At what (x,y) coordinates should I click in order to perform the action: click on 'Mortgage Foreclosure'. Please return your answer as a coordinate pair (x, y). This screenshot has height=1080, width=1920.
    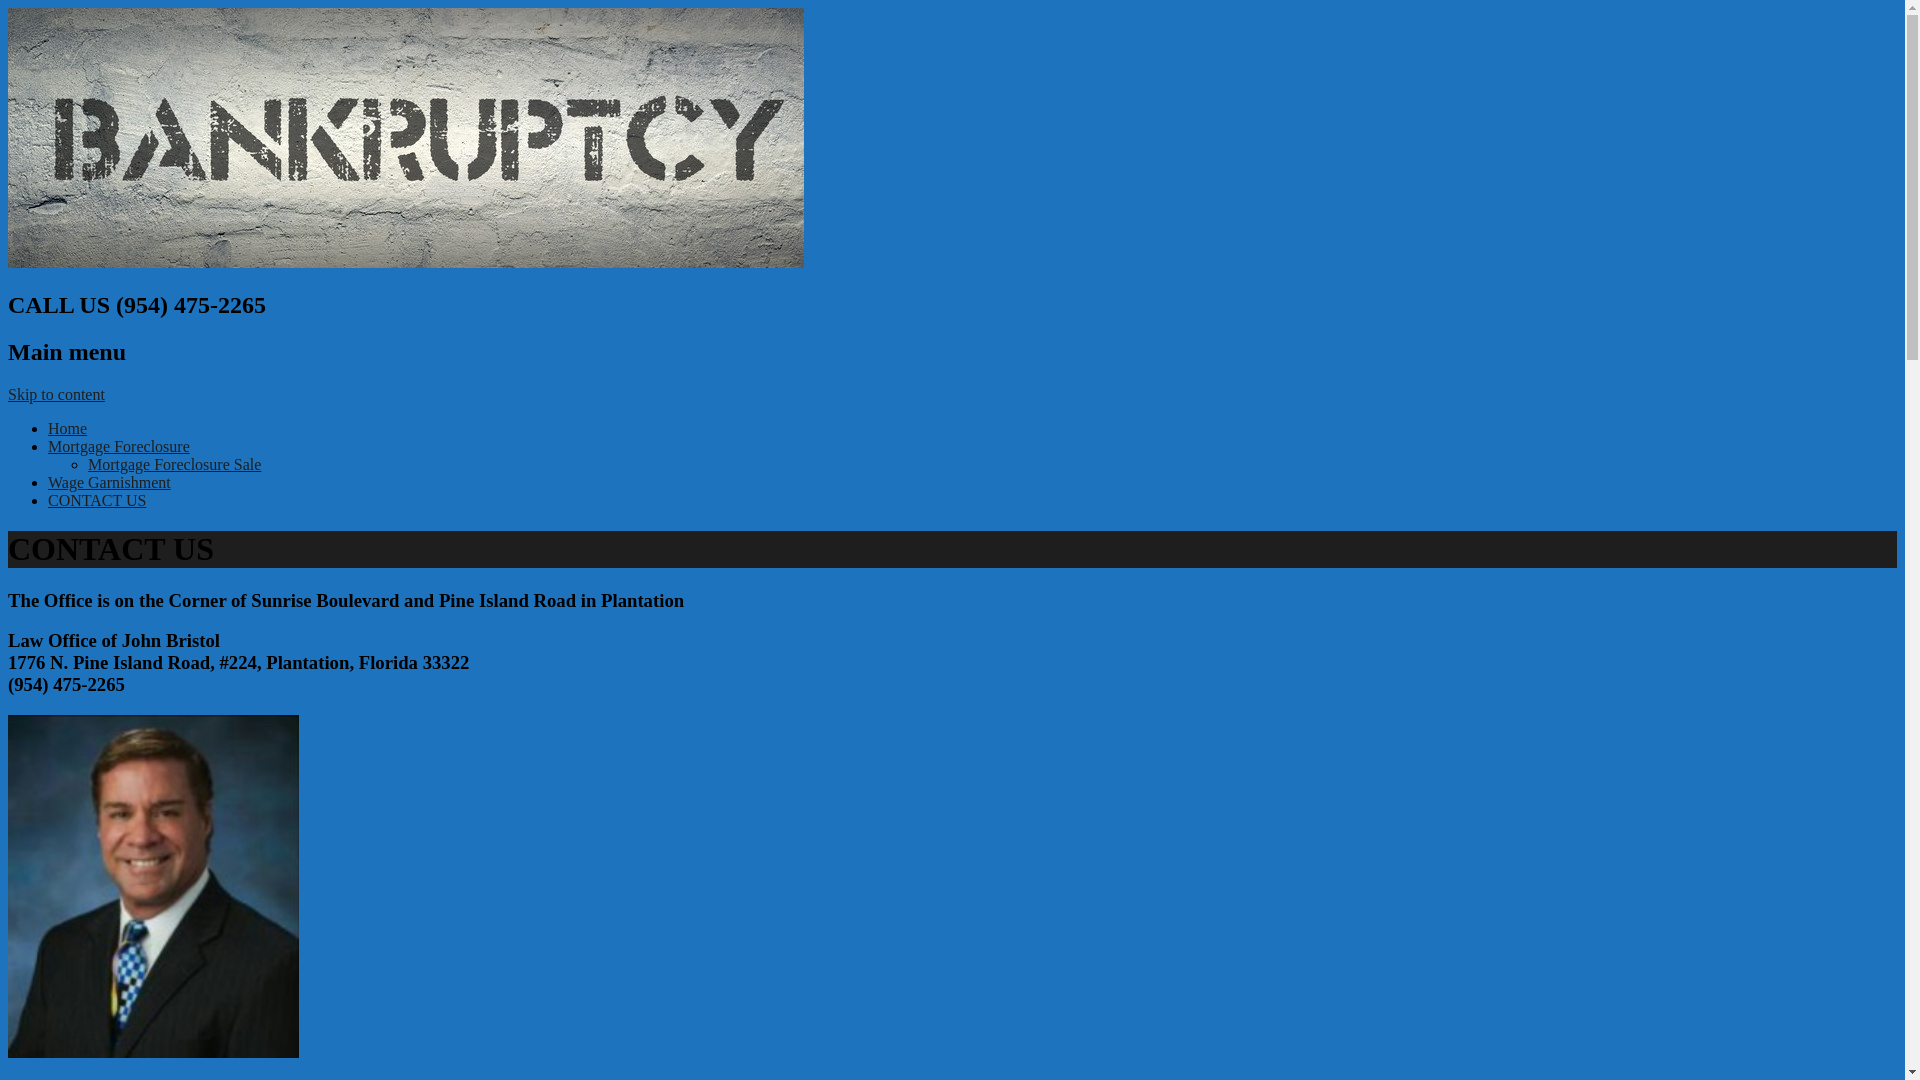
    Looking at the image, I should click on (118, 445).